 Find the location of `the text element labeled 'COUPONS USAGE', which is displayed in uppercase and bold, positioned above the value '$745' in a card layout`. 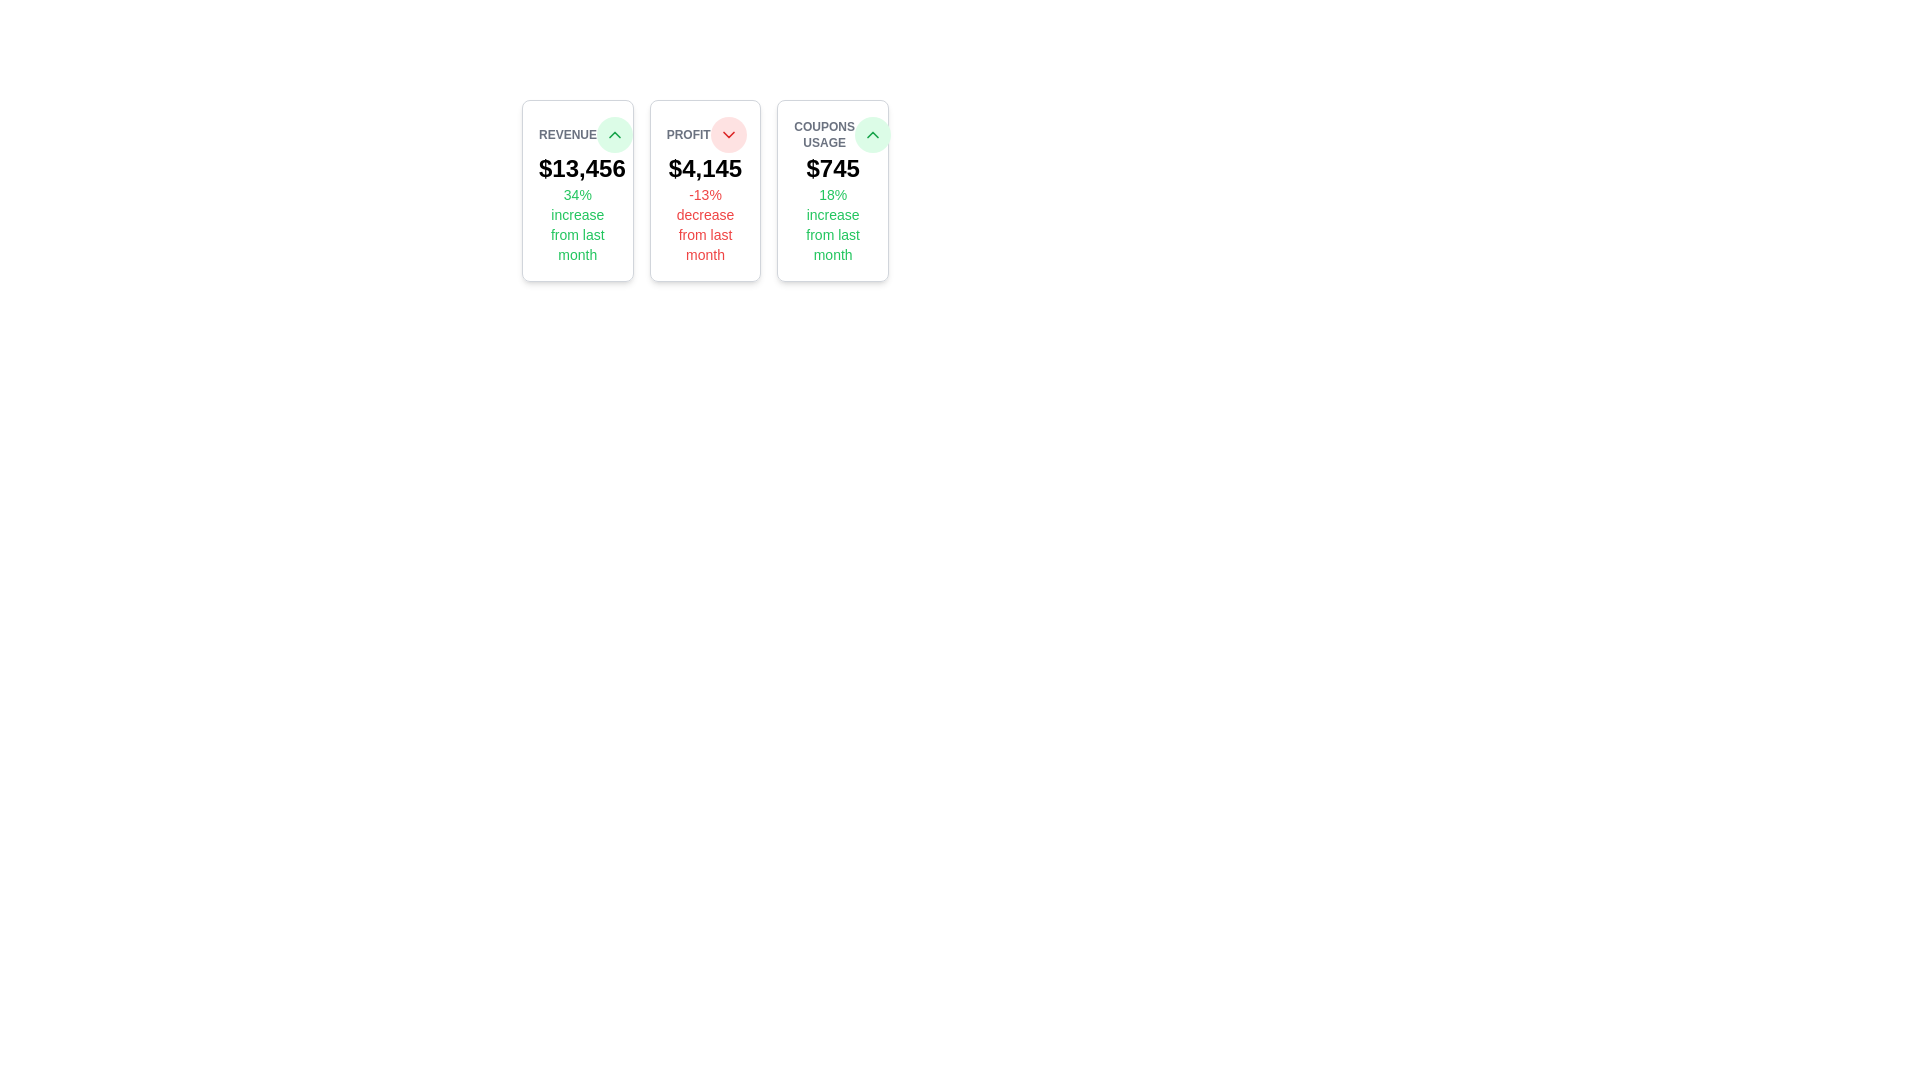

the text element labeled 'COUPONS USAGE', which is displayed in uppercase and bold, positioned above the value '$745' in a card layout is located at coordinates (833, 135).